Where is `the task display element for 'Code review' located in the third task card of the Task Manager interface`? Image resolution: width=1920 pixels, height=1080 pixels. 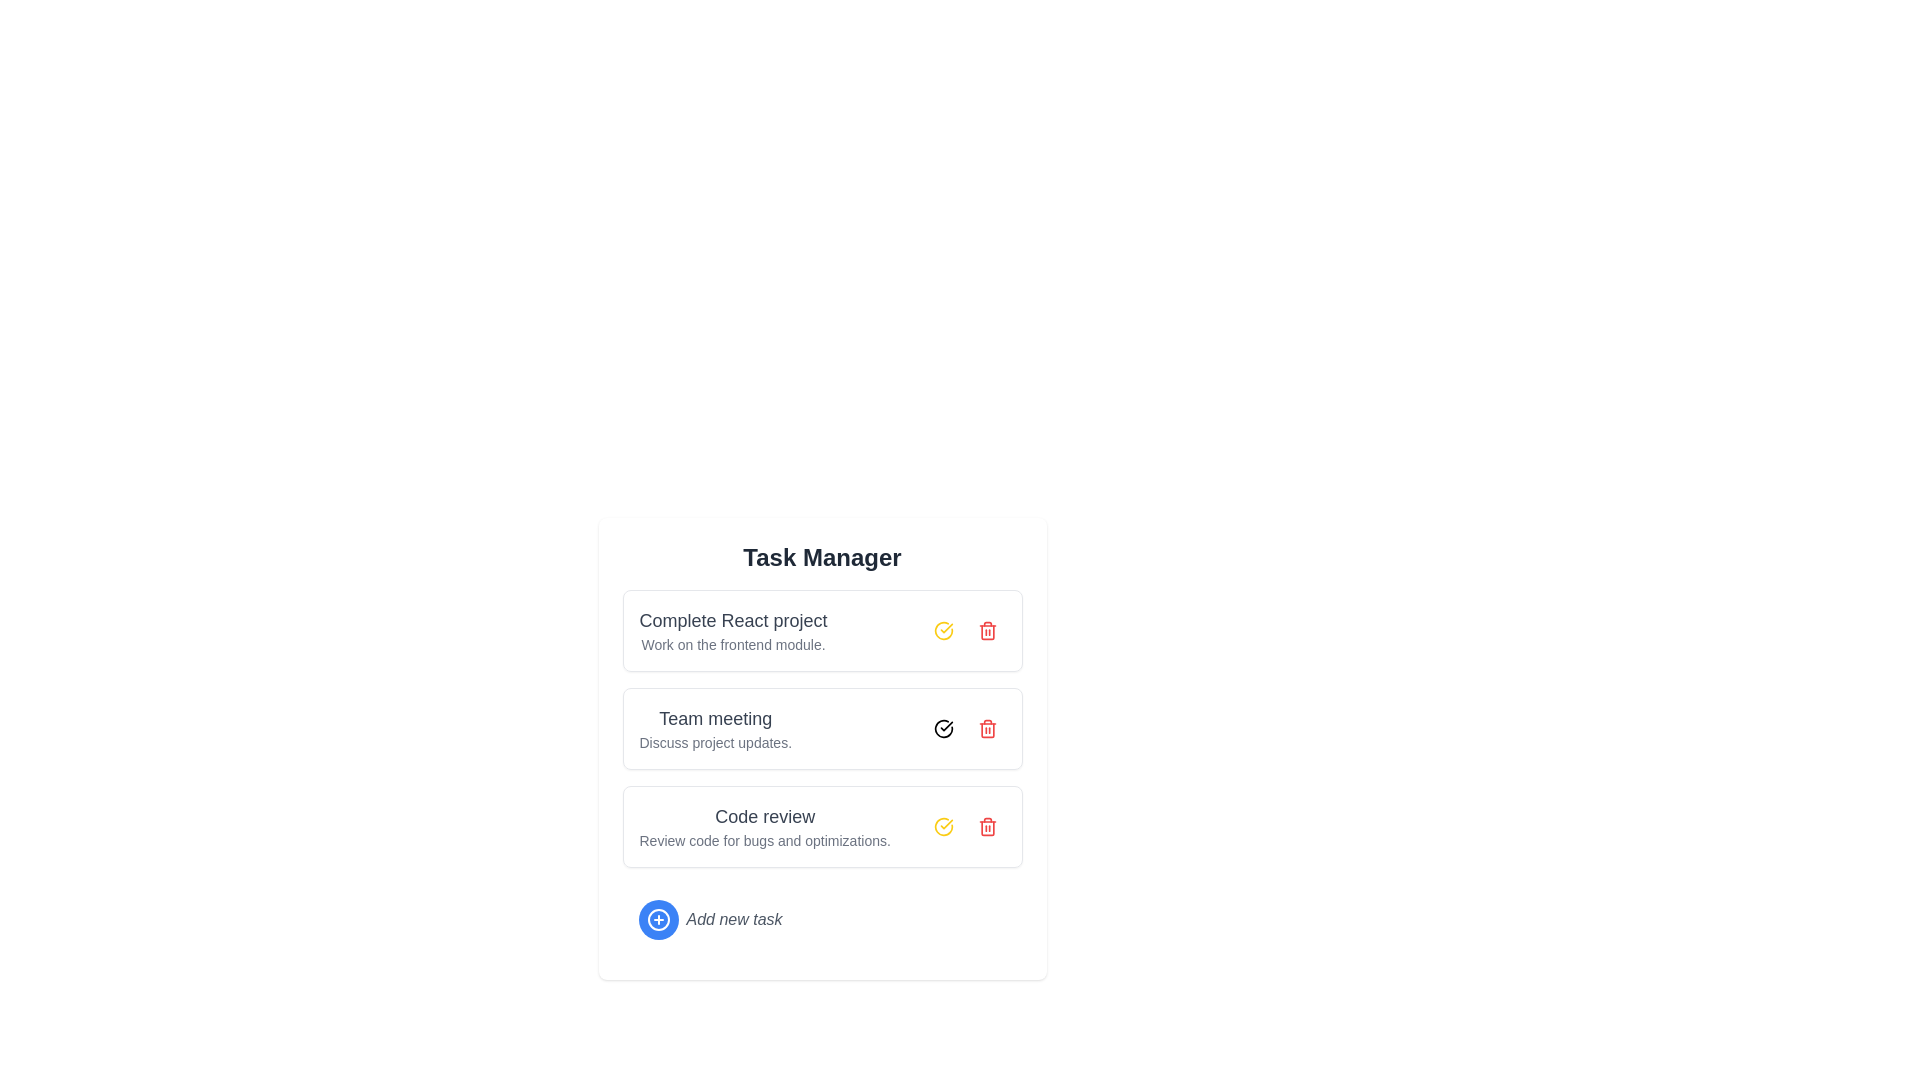 the task display element for 'Code review' located in the third task card of the Task Manager interface is located at coordinates (764, 826).